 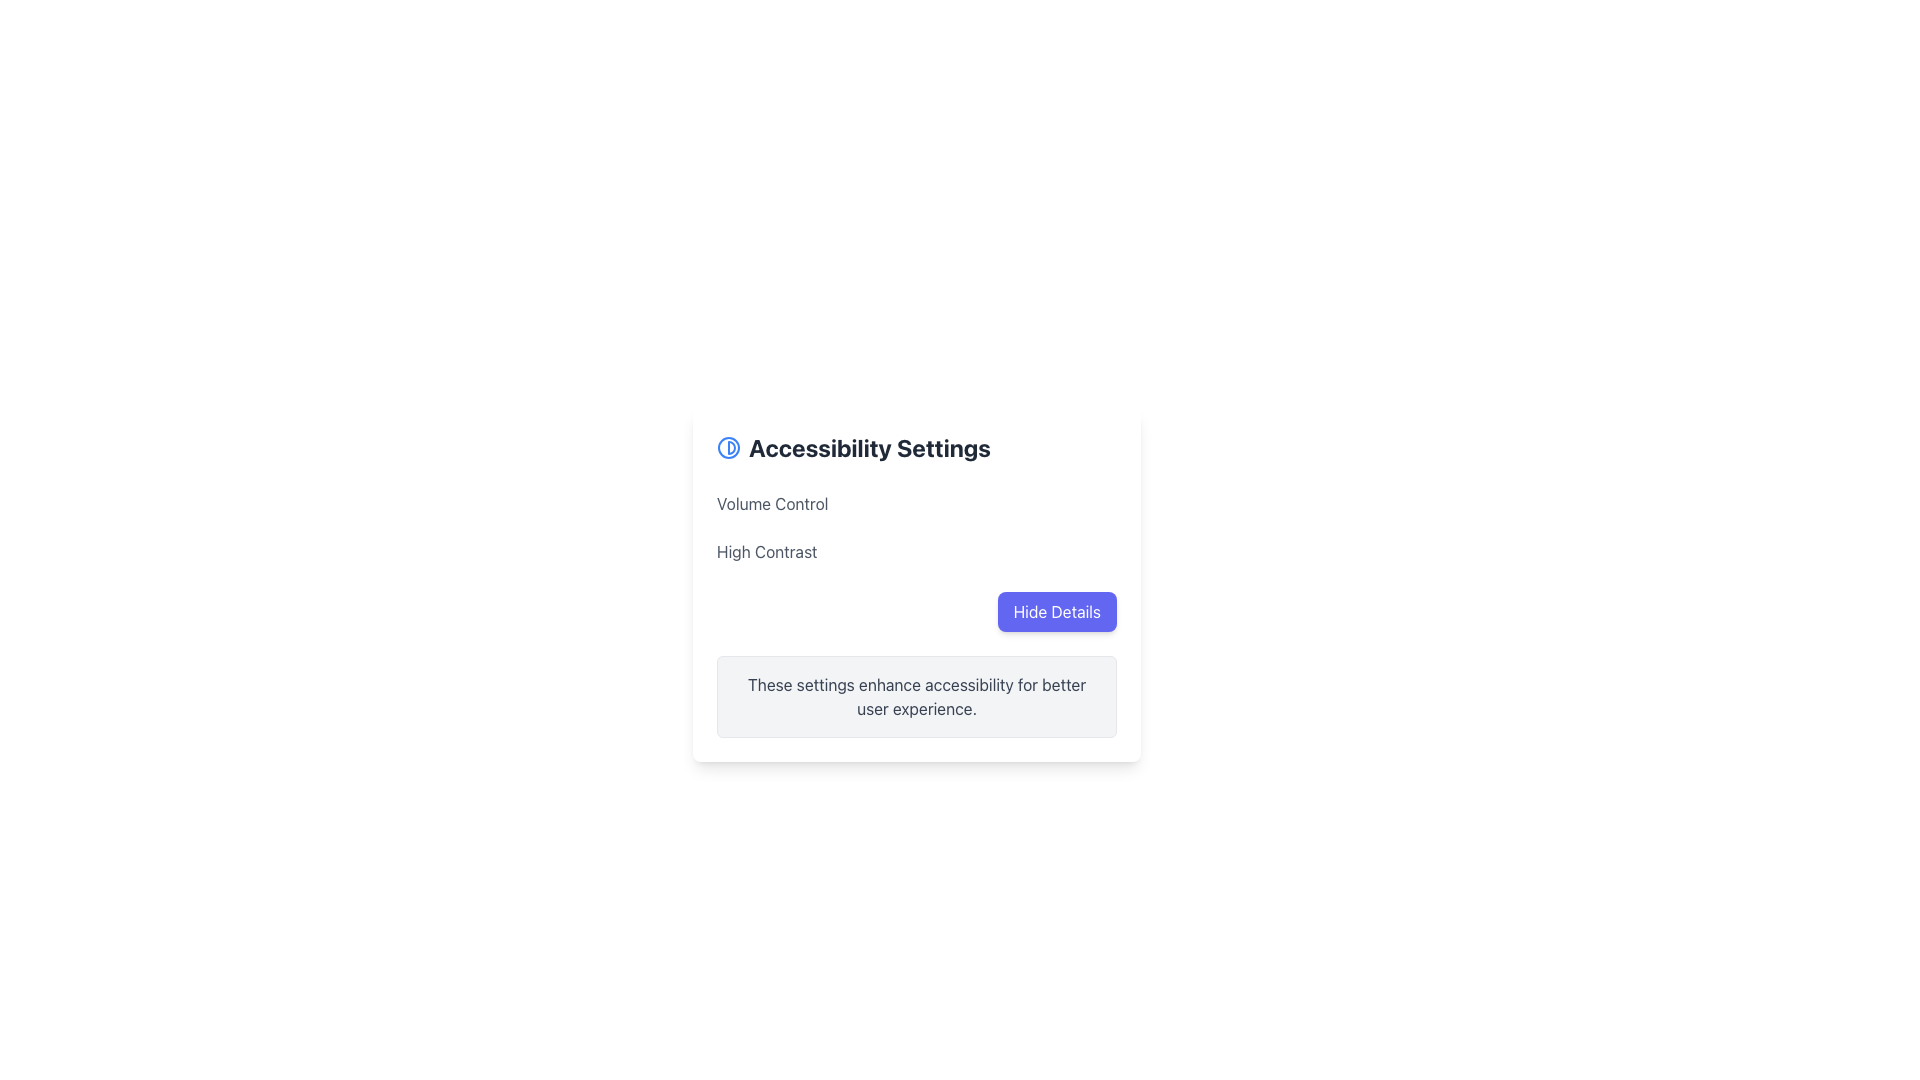 I want to click on the toggle switch for the 'High Contrast' setting located in the 'Accessibility Settings' section to change its state, so click(x=915, y=551).